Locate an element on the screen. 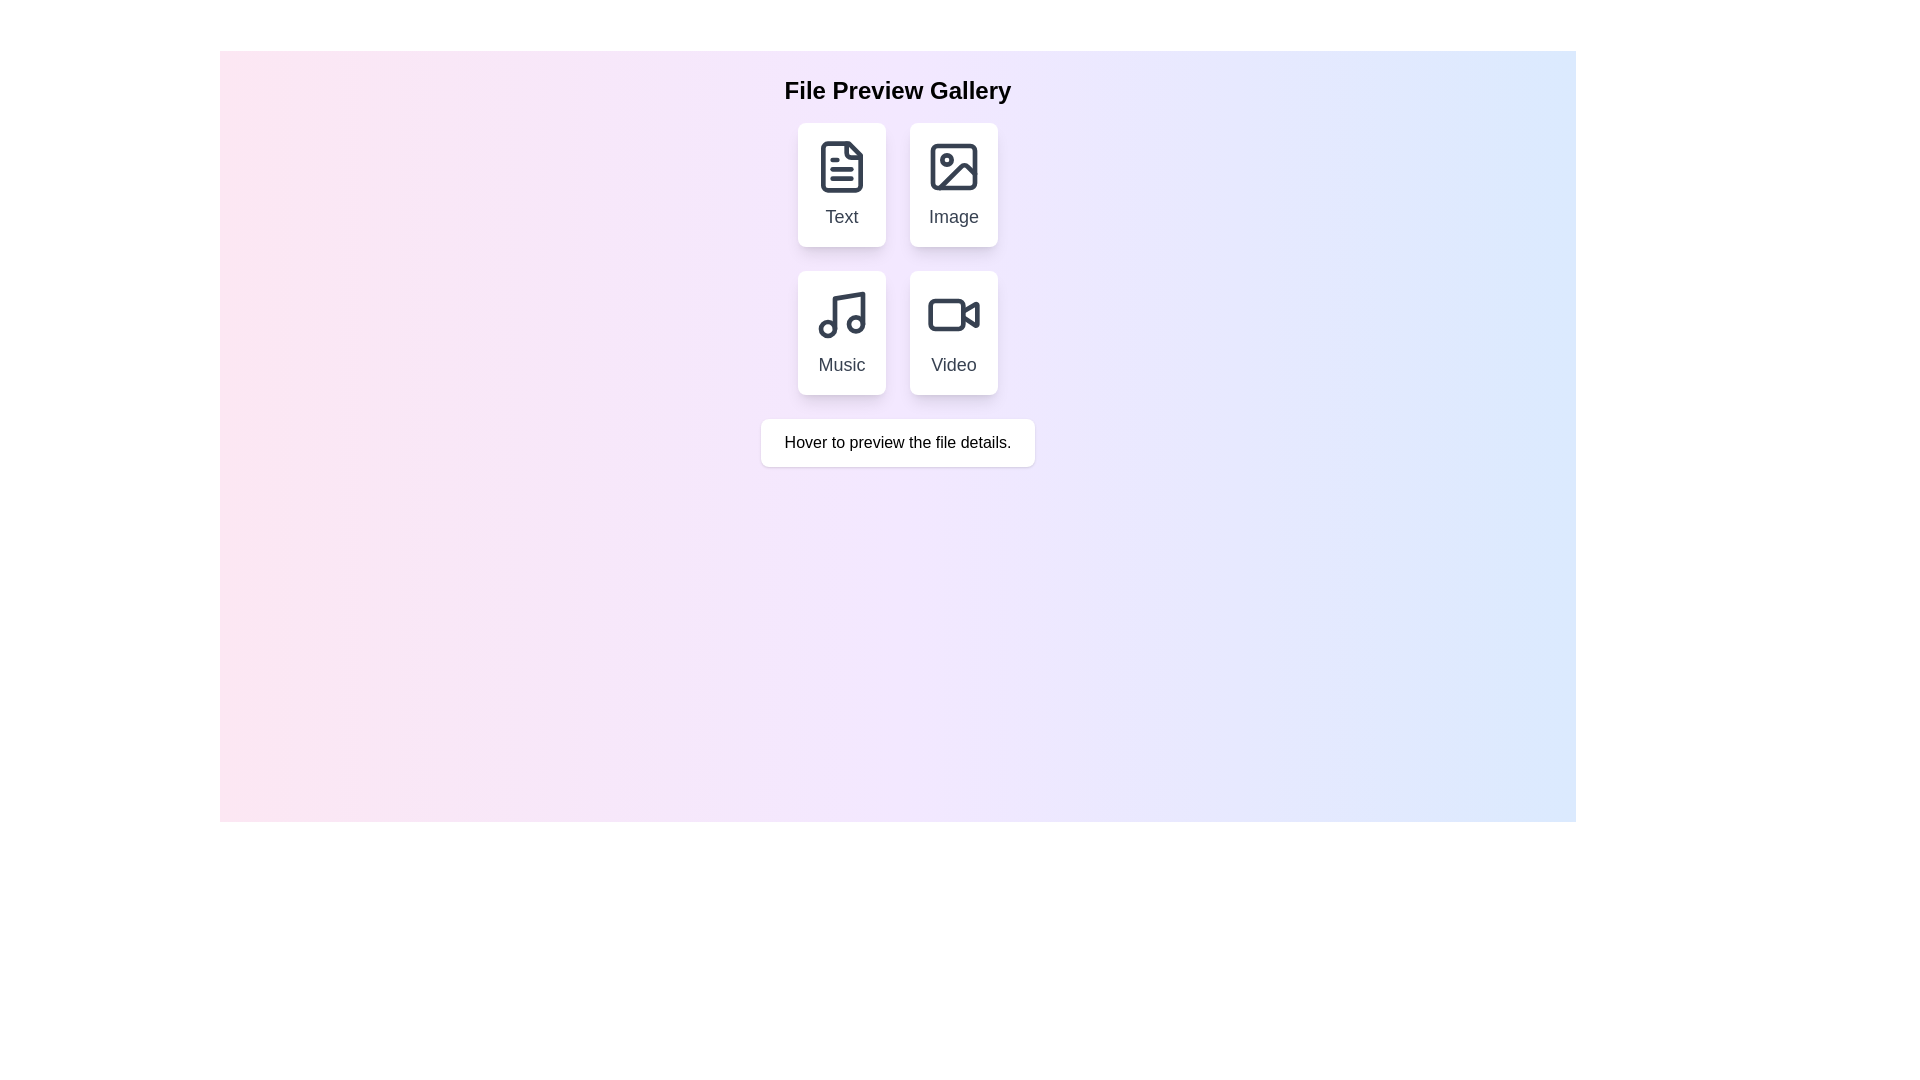  the graphic icon representing a text file, which is part of the 'Text' button in the top-left of the button grid layout is located at coordinates (841, 165).